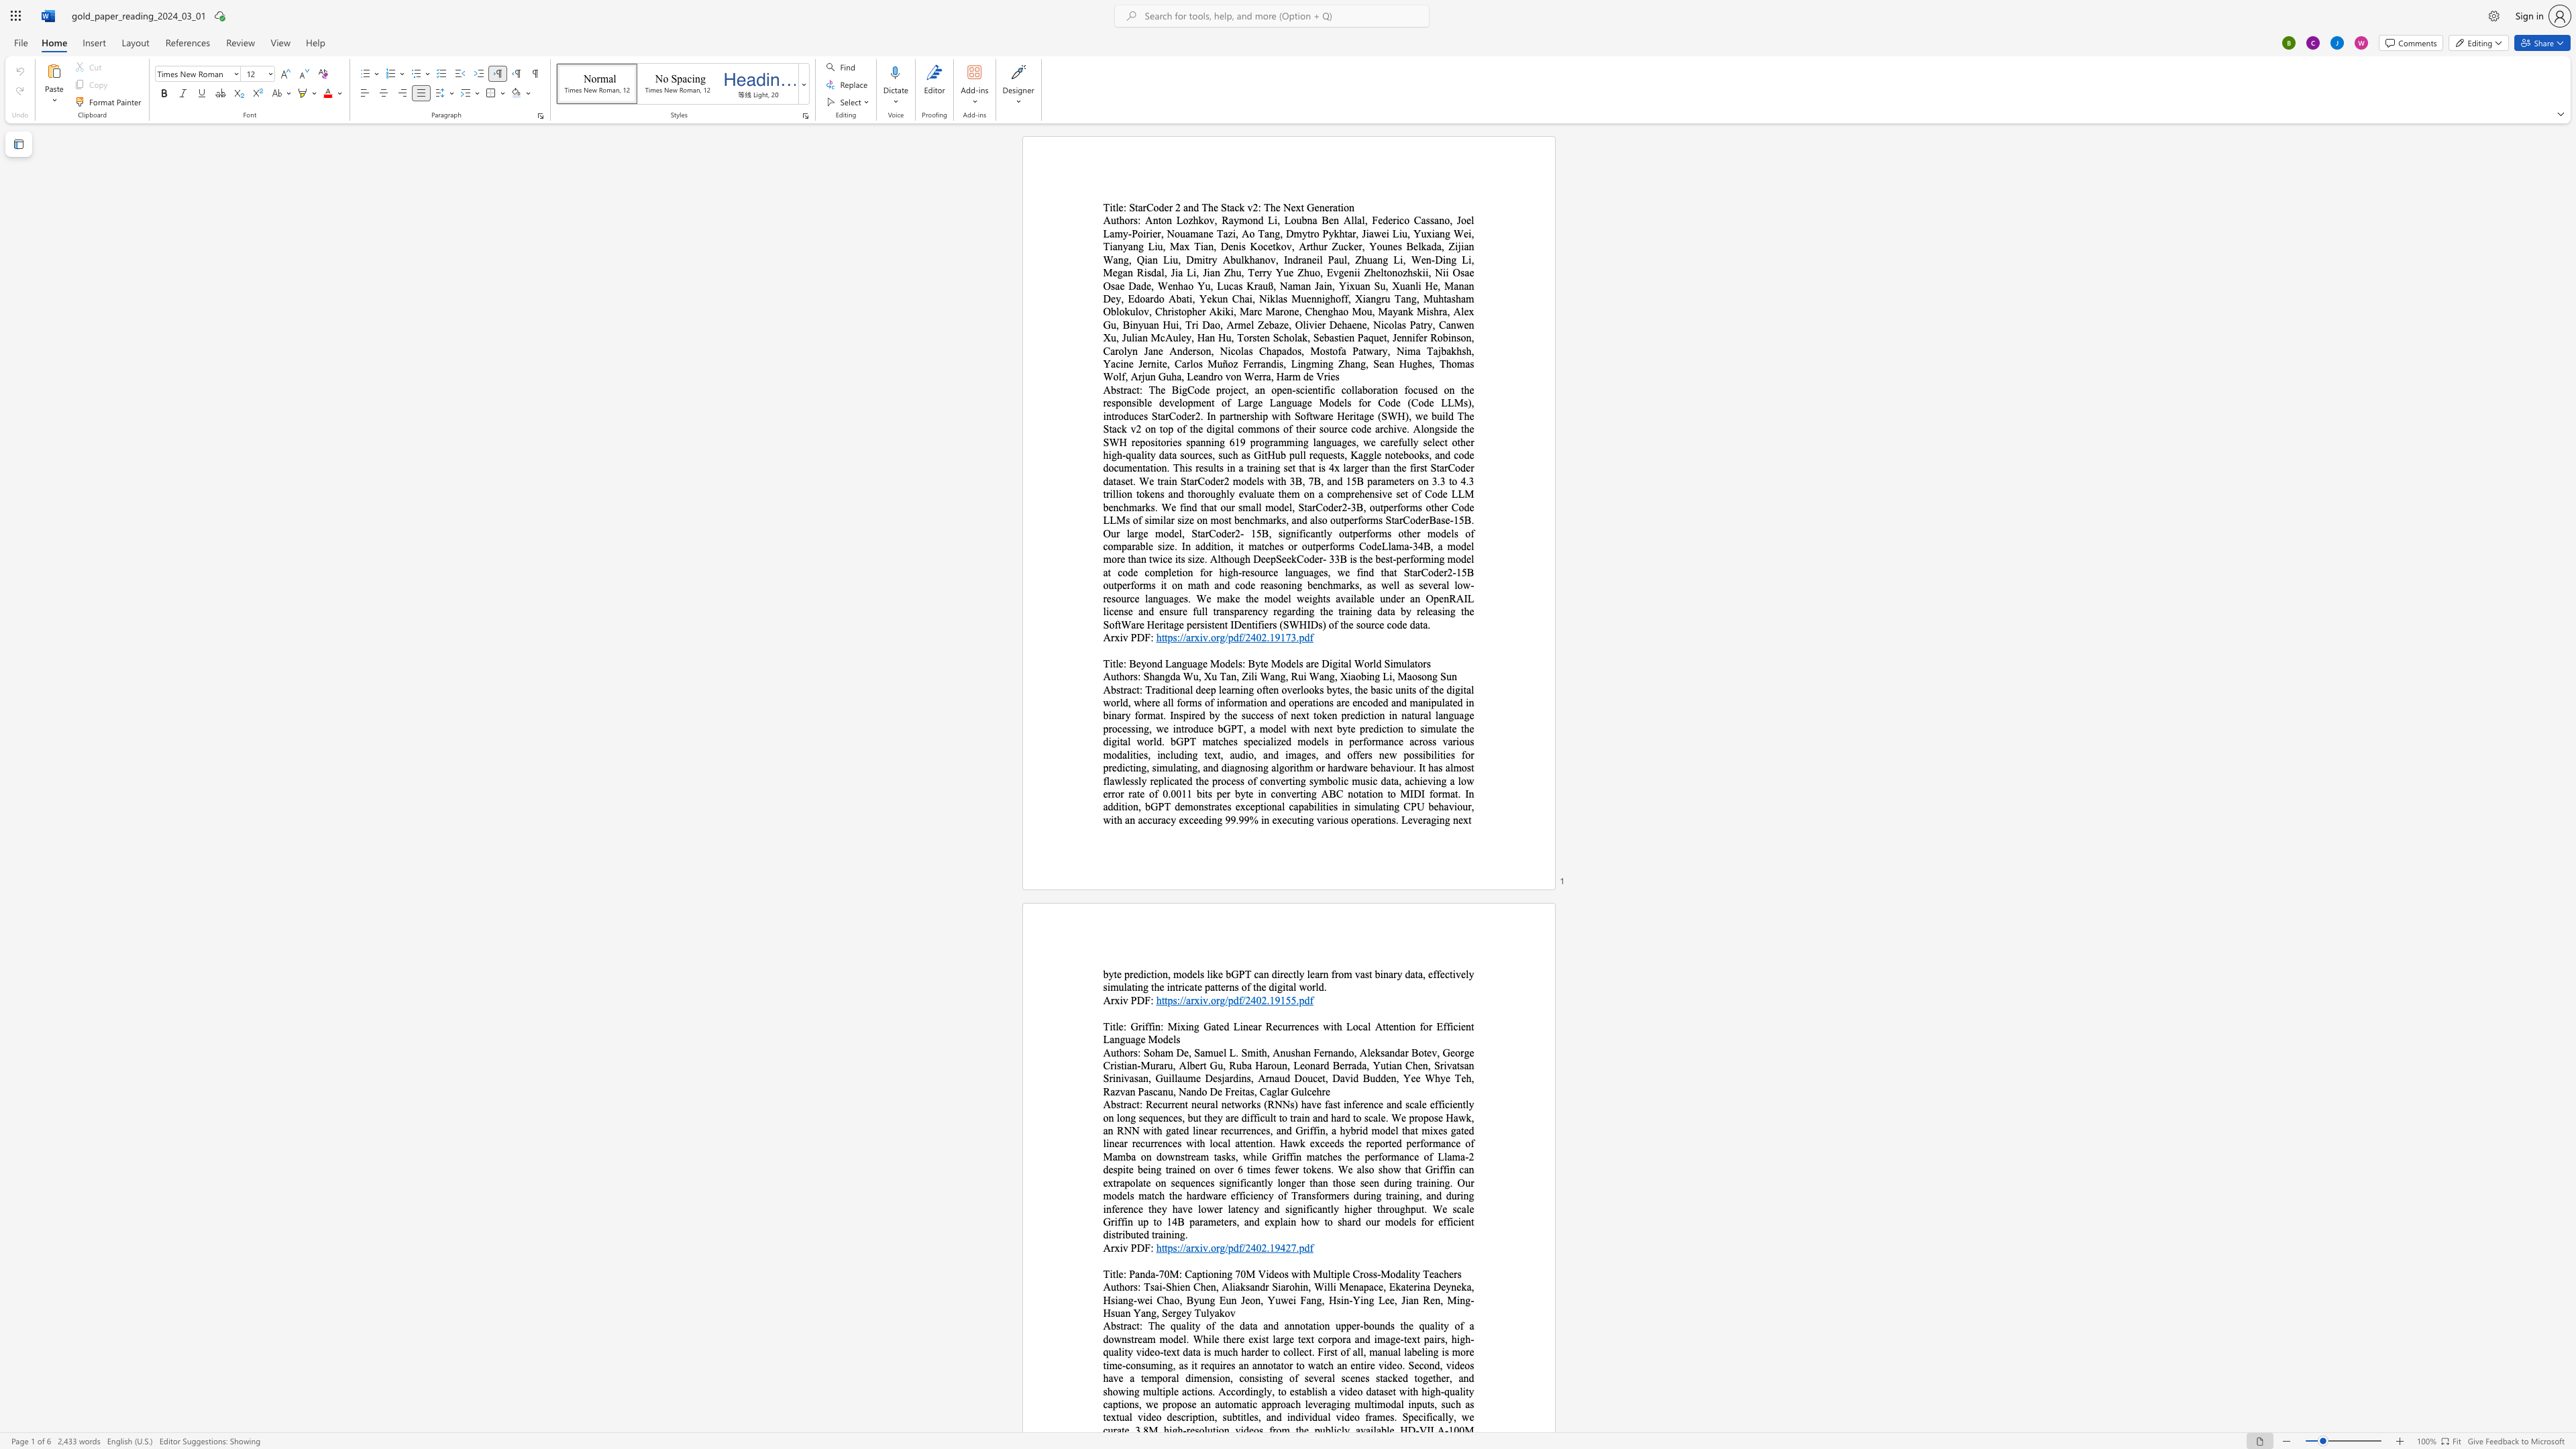  Describe the element at coordinates (1245, 299) in the screenshot. I see `the 46th character "a" in the text` at that location.